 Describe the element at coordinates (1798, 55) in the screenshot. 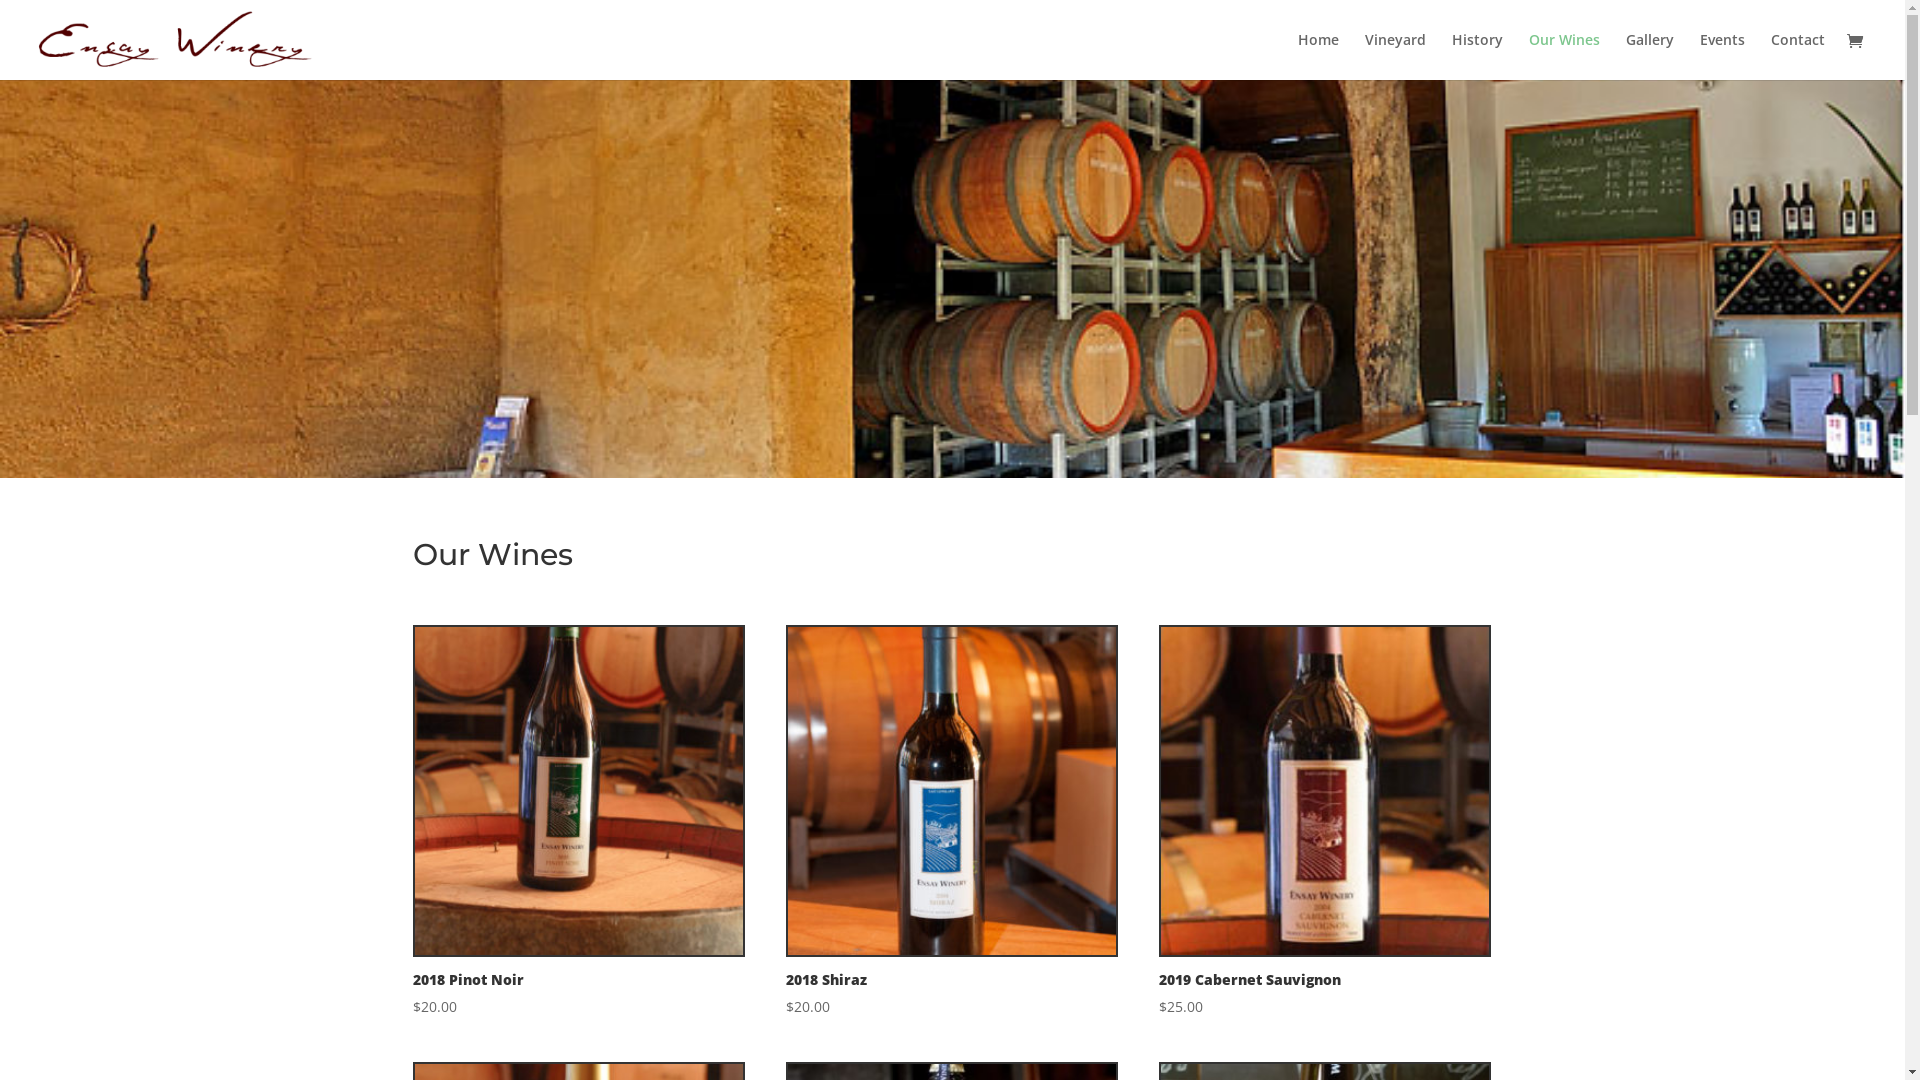

I see `'Contact'` at that location.